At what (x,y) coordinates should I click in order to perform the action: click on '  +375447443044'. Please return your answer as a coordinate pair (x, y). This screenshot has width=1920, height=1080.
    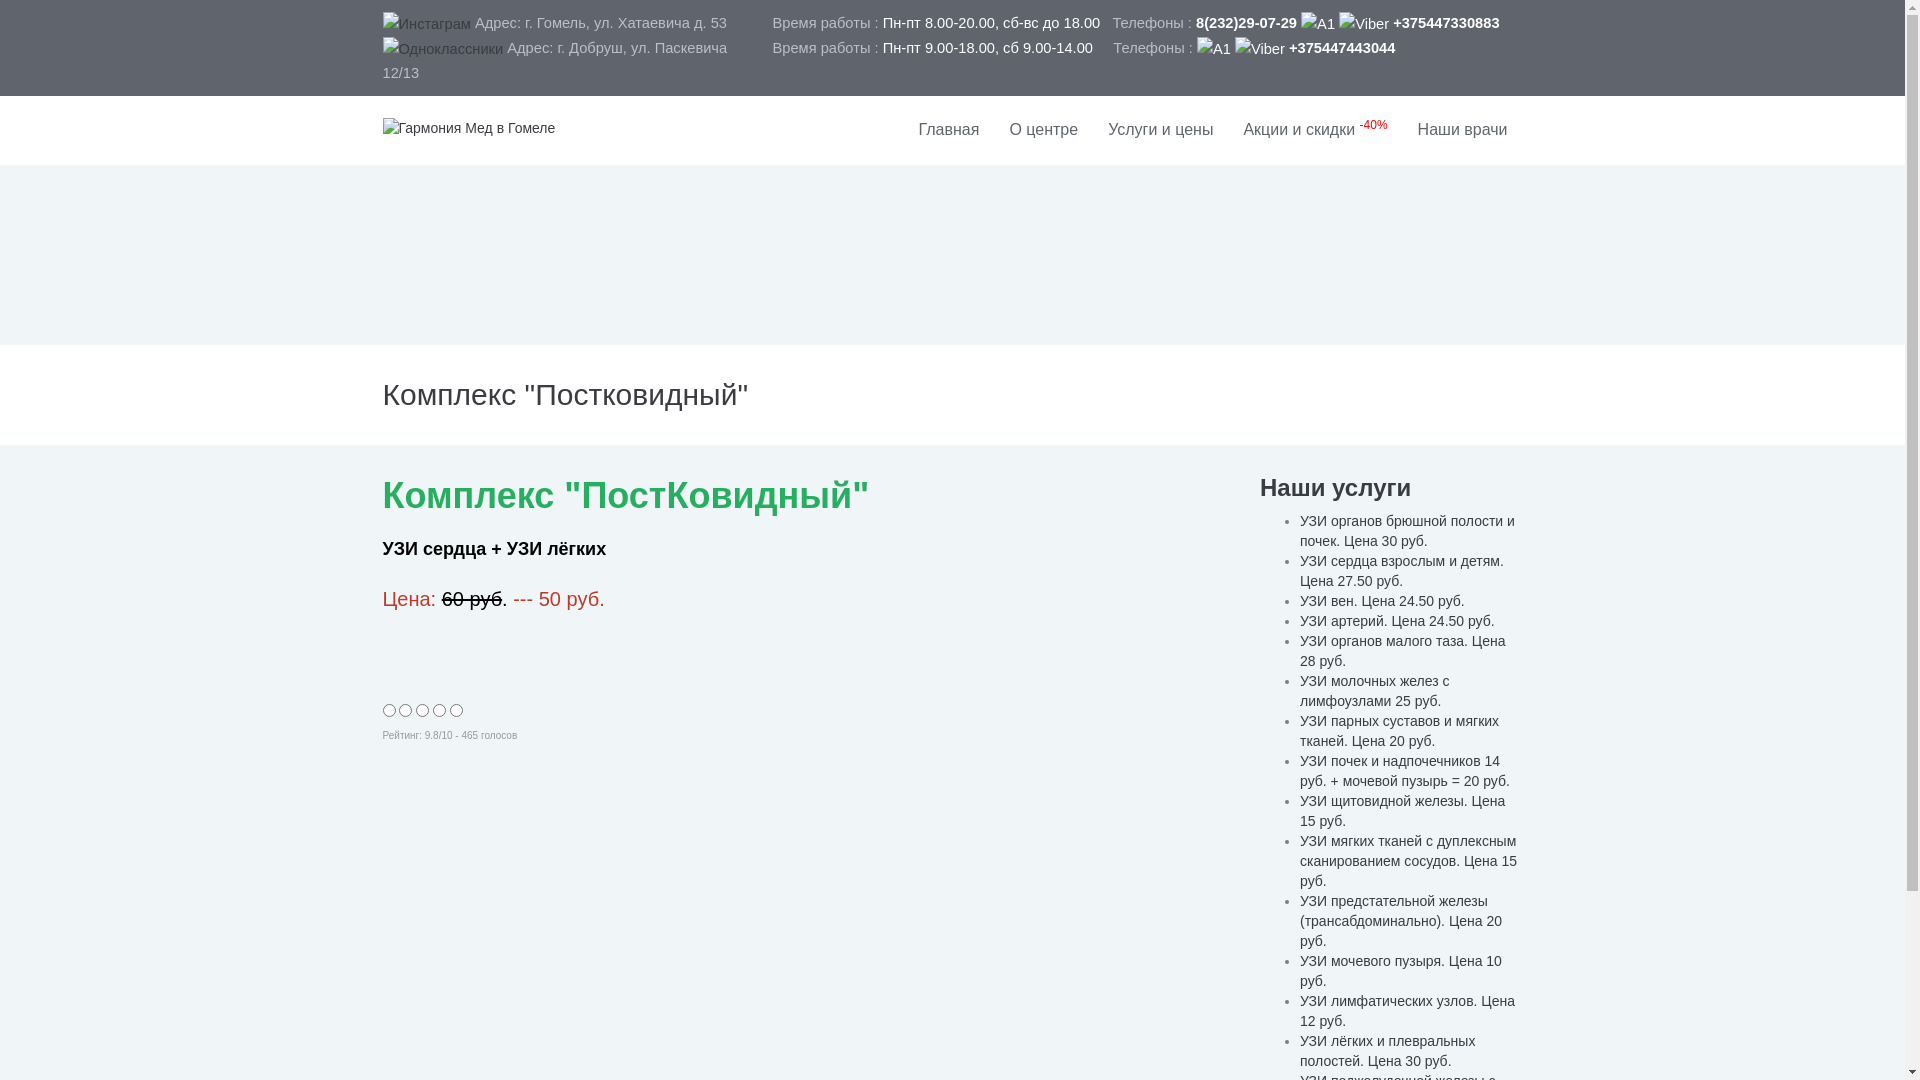
    Looking at the image, I should click on (1296, 46).